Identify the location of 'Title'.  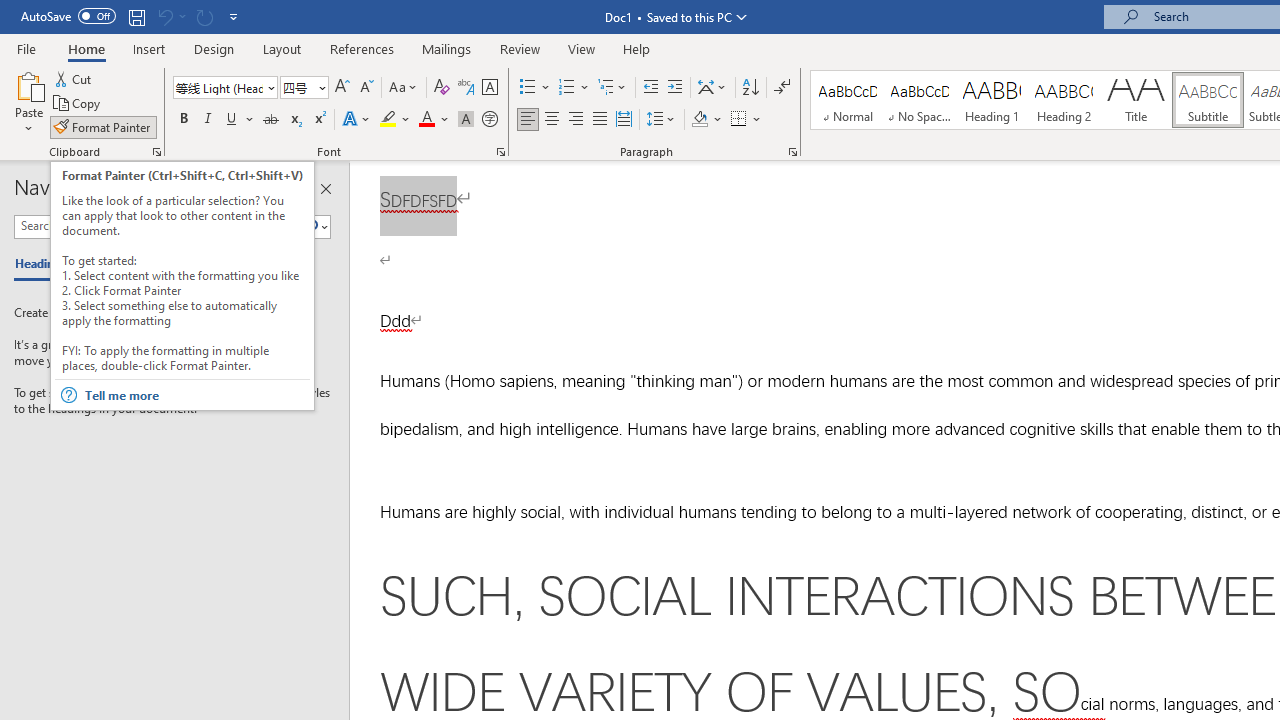
(1136, 100).